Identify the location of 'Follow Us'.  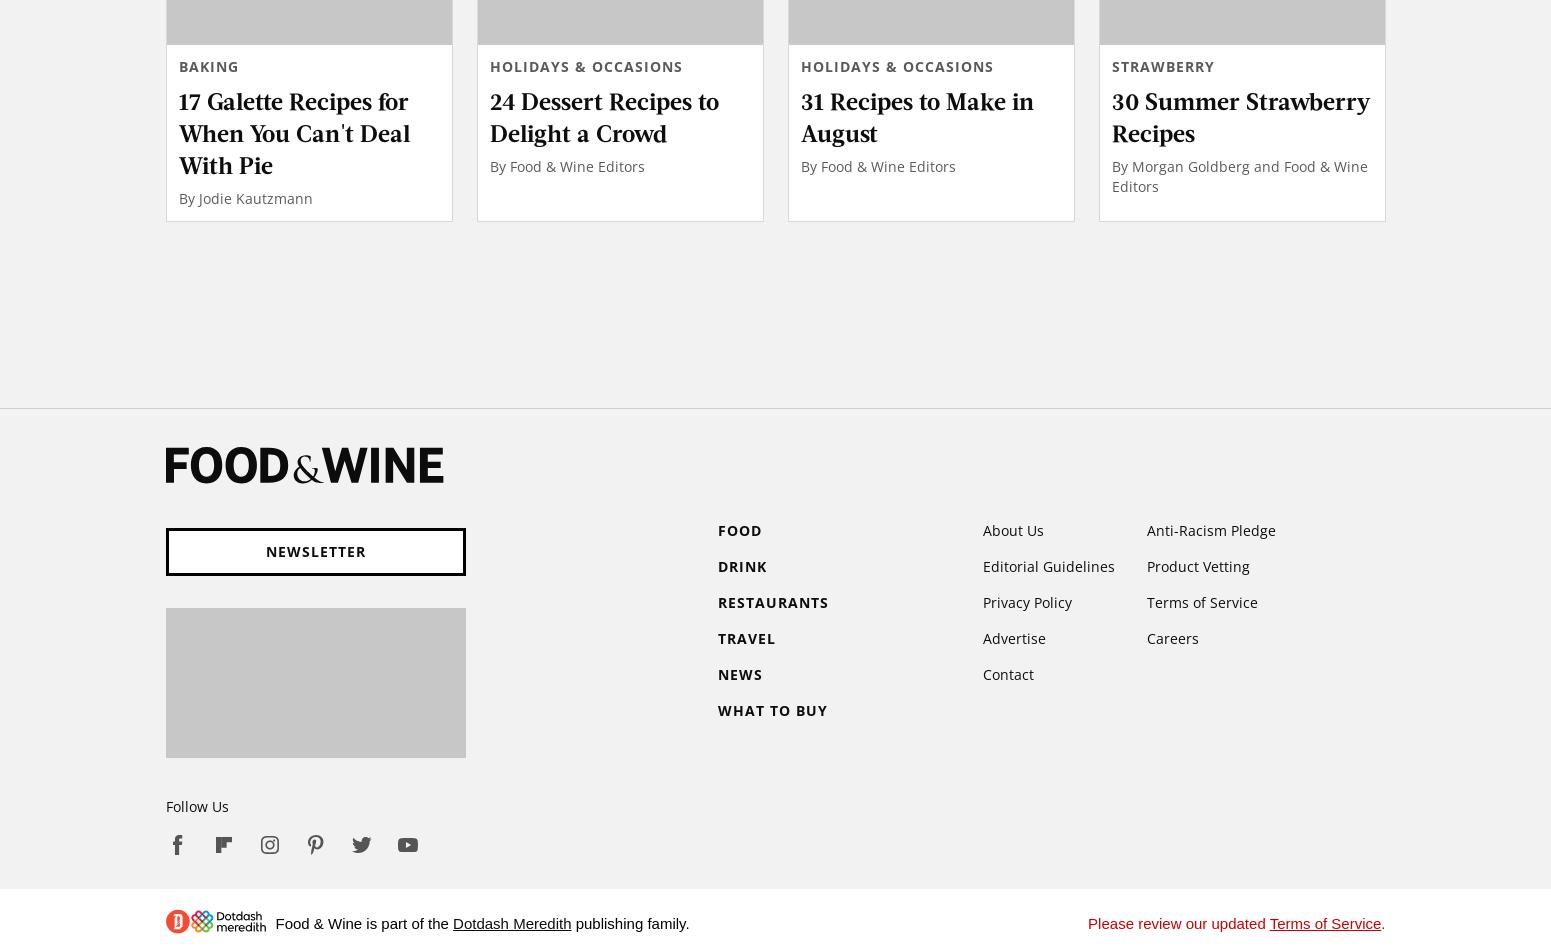
(195, 805).